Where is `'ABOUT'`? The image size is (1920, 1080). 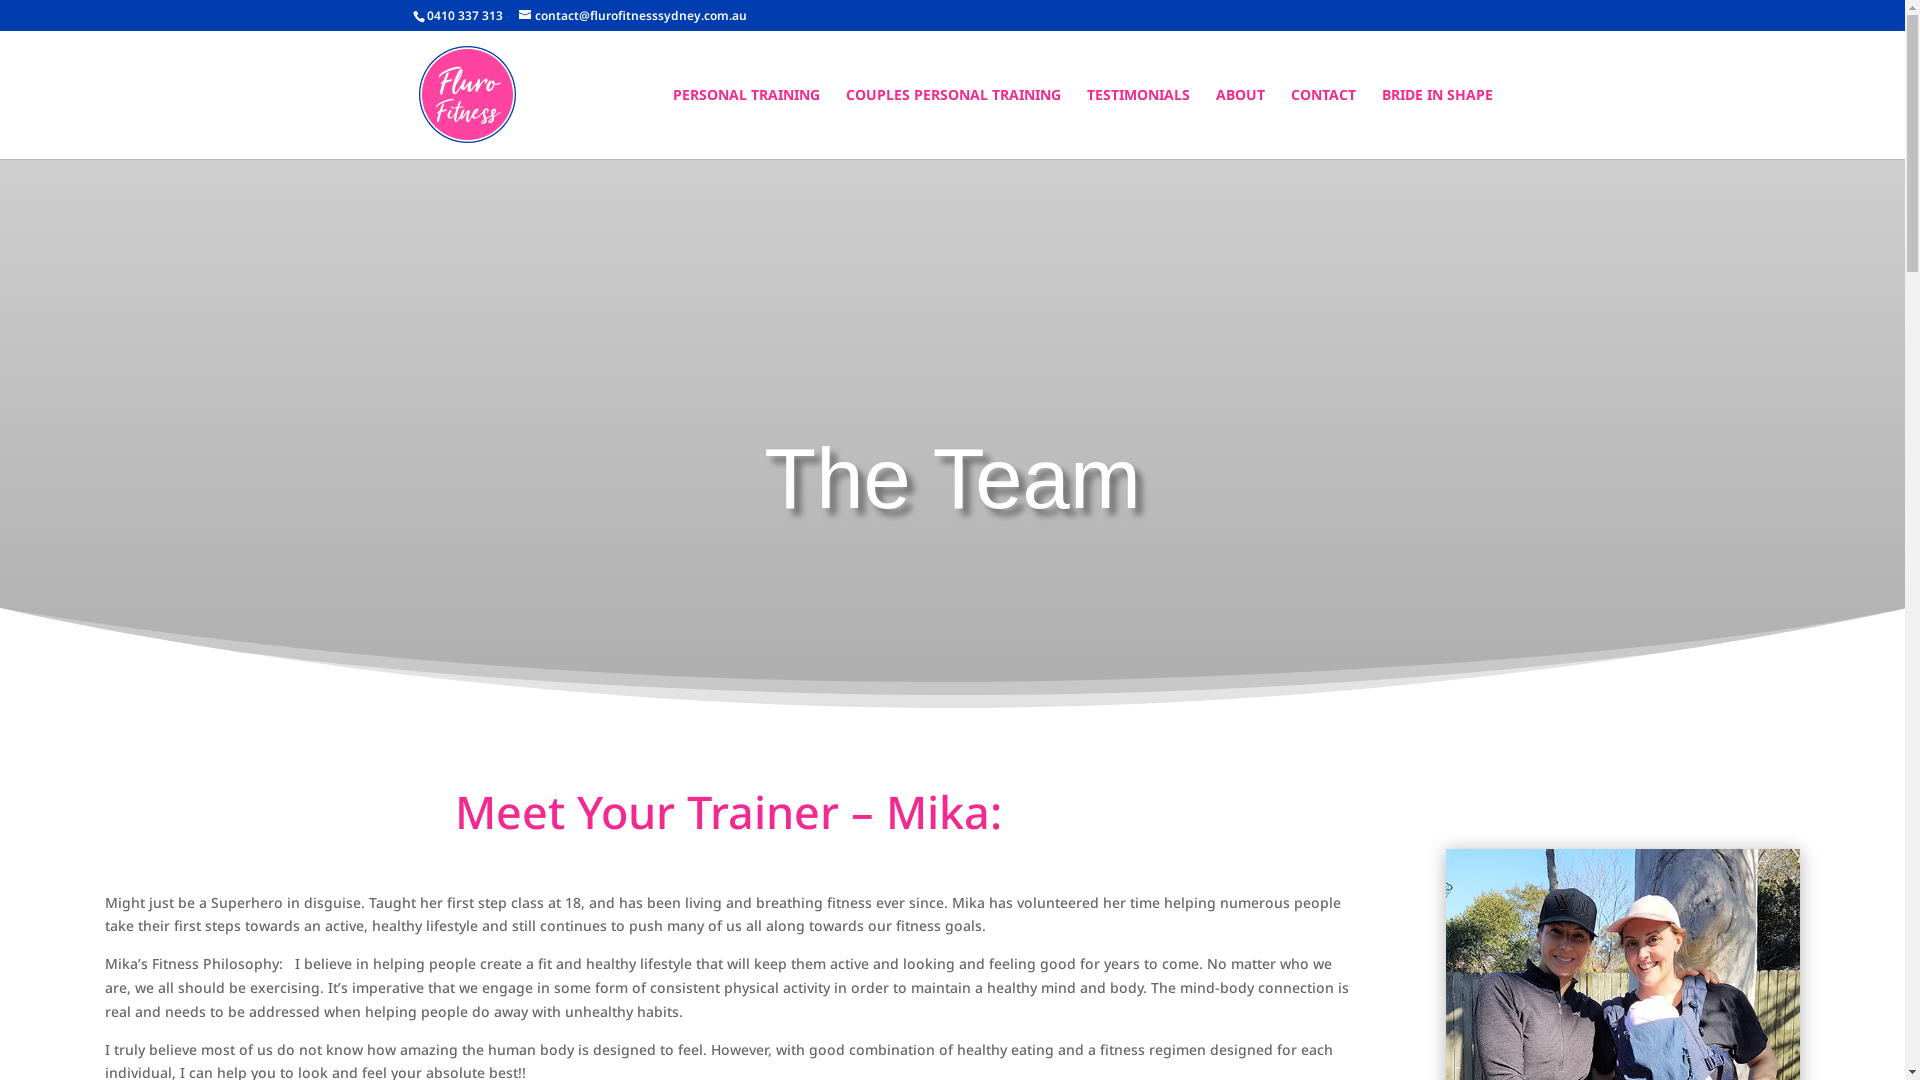
'ABOUT' is located at coordinates (1239, 123).